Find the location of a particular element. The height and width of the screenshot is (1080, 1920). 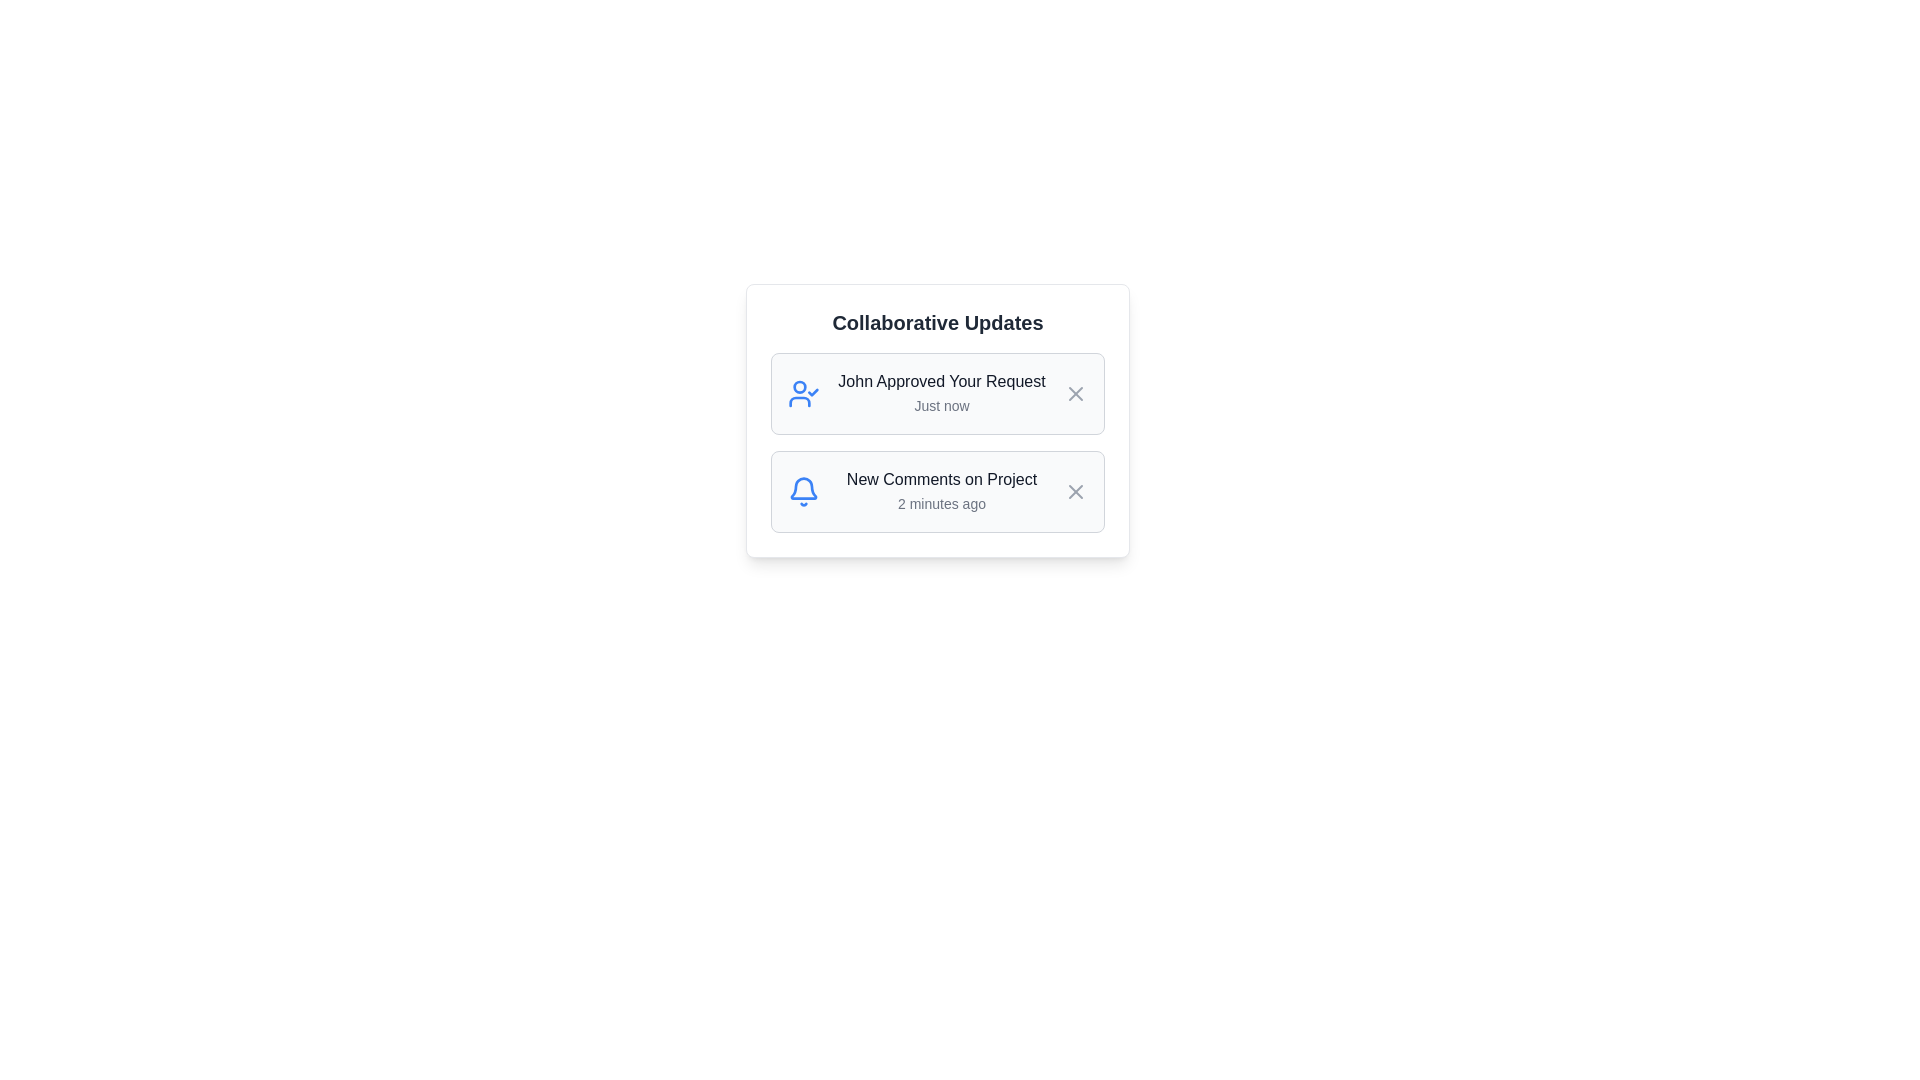

the text block that contains 'John Approved Your Request' and 'Just now' within the 'Collaborative Updates' section of the notification card is located at coordinates (940, 393).